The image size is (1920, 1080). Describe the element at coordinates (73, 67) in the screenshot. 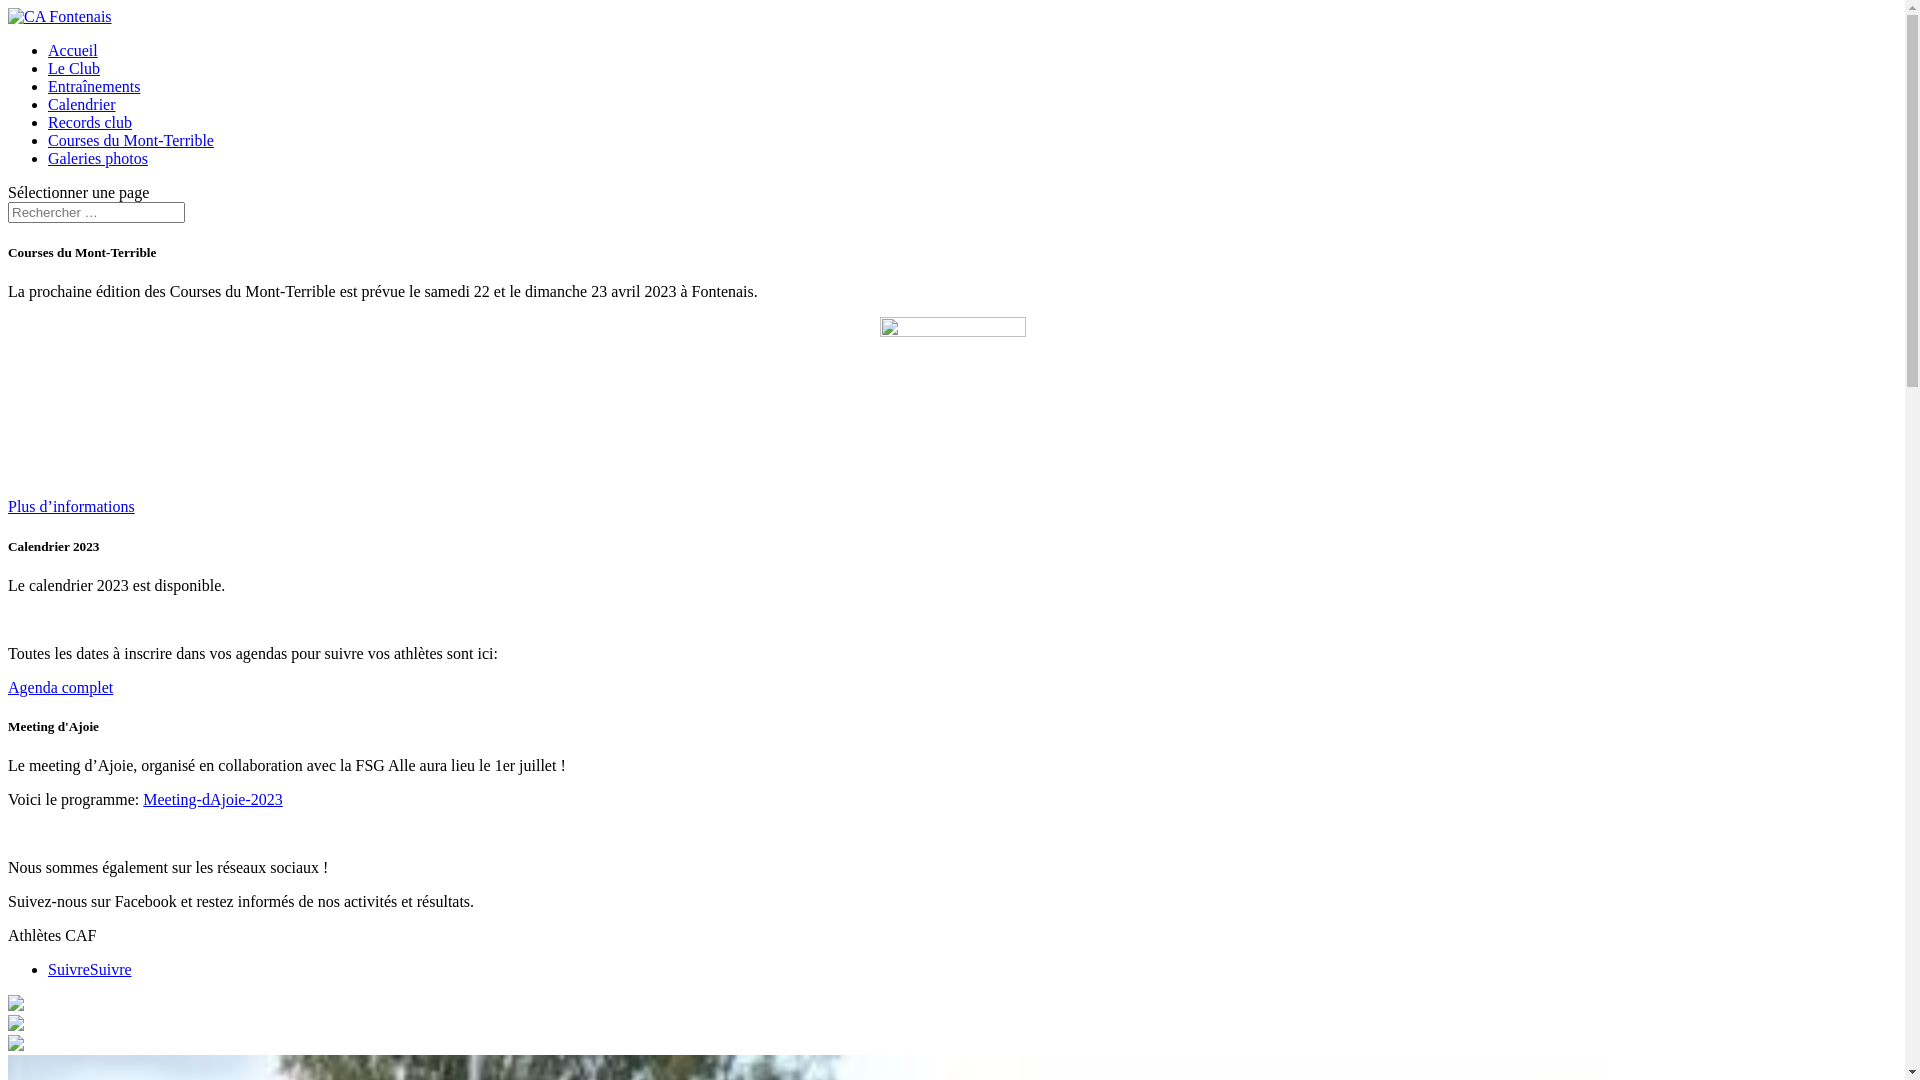

I see `'Le Club'` at that location.